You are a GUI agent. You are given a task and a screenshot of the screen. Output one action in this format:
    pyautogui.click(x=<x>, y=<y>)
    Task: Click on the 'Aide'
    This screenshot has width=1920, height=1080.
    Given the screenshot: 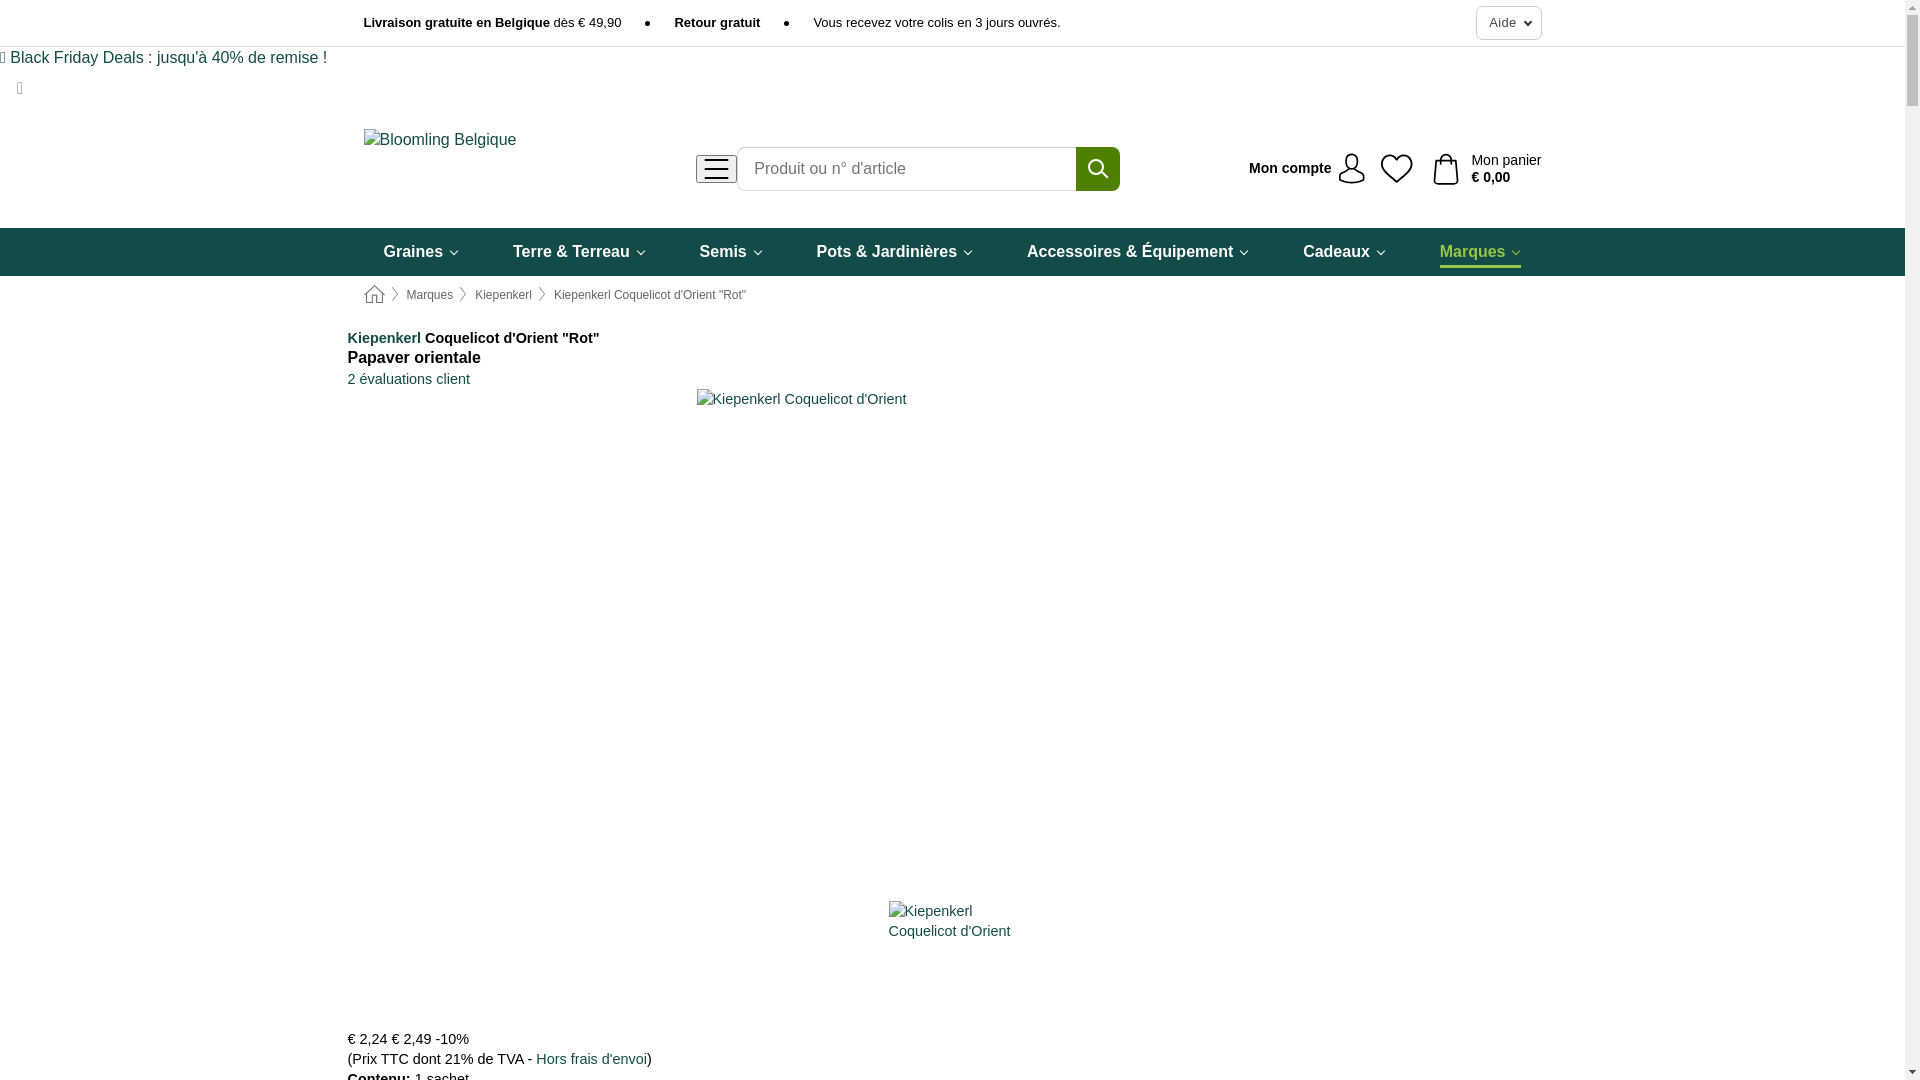 What is the action you would take?
    pyautogui.click(x=1508, y=23)
    